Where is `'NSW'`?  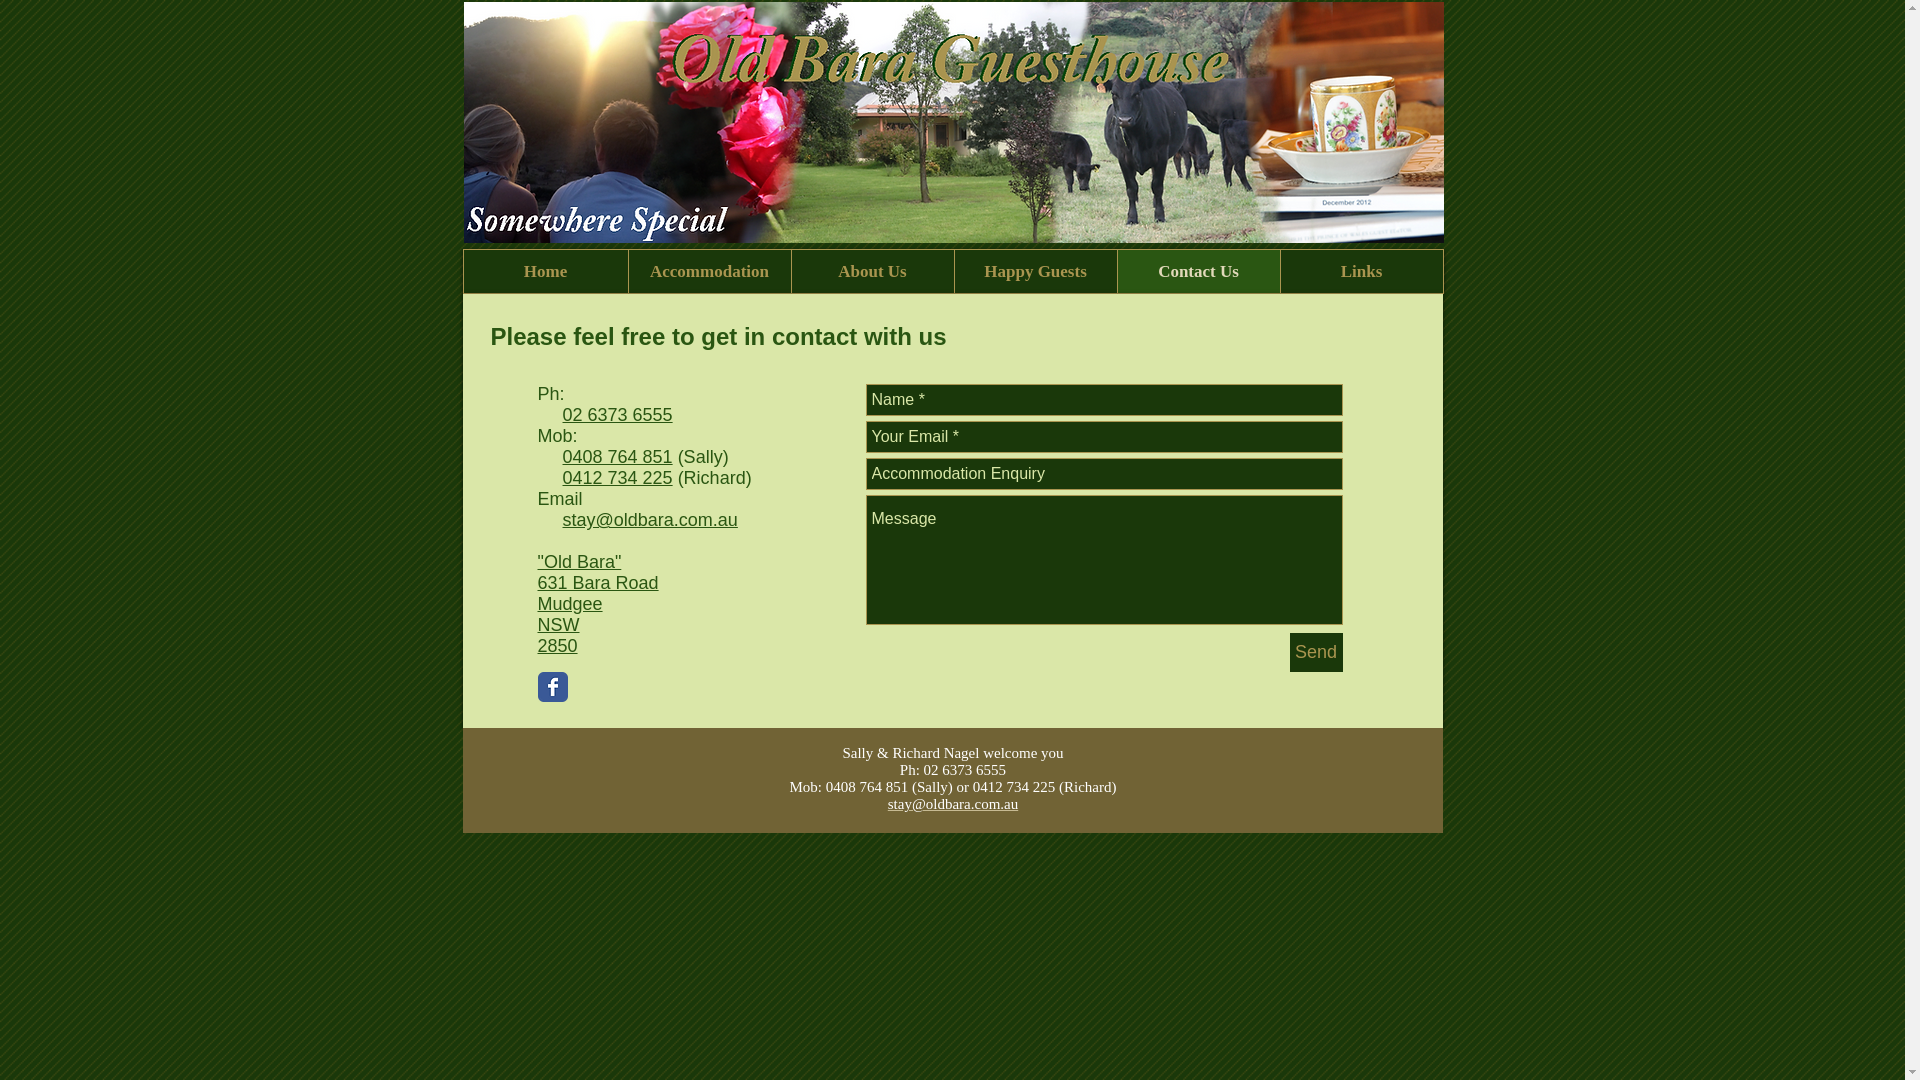 'NSW' is located at coordinates (558, 623).